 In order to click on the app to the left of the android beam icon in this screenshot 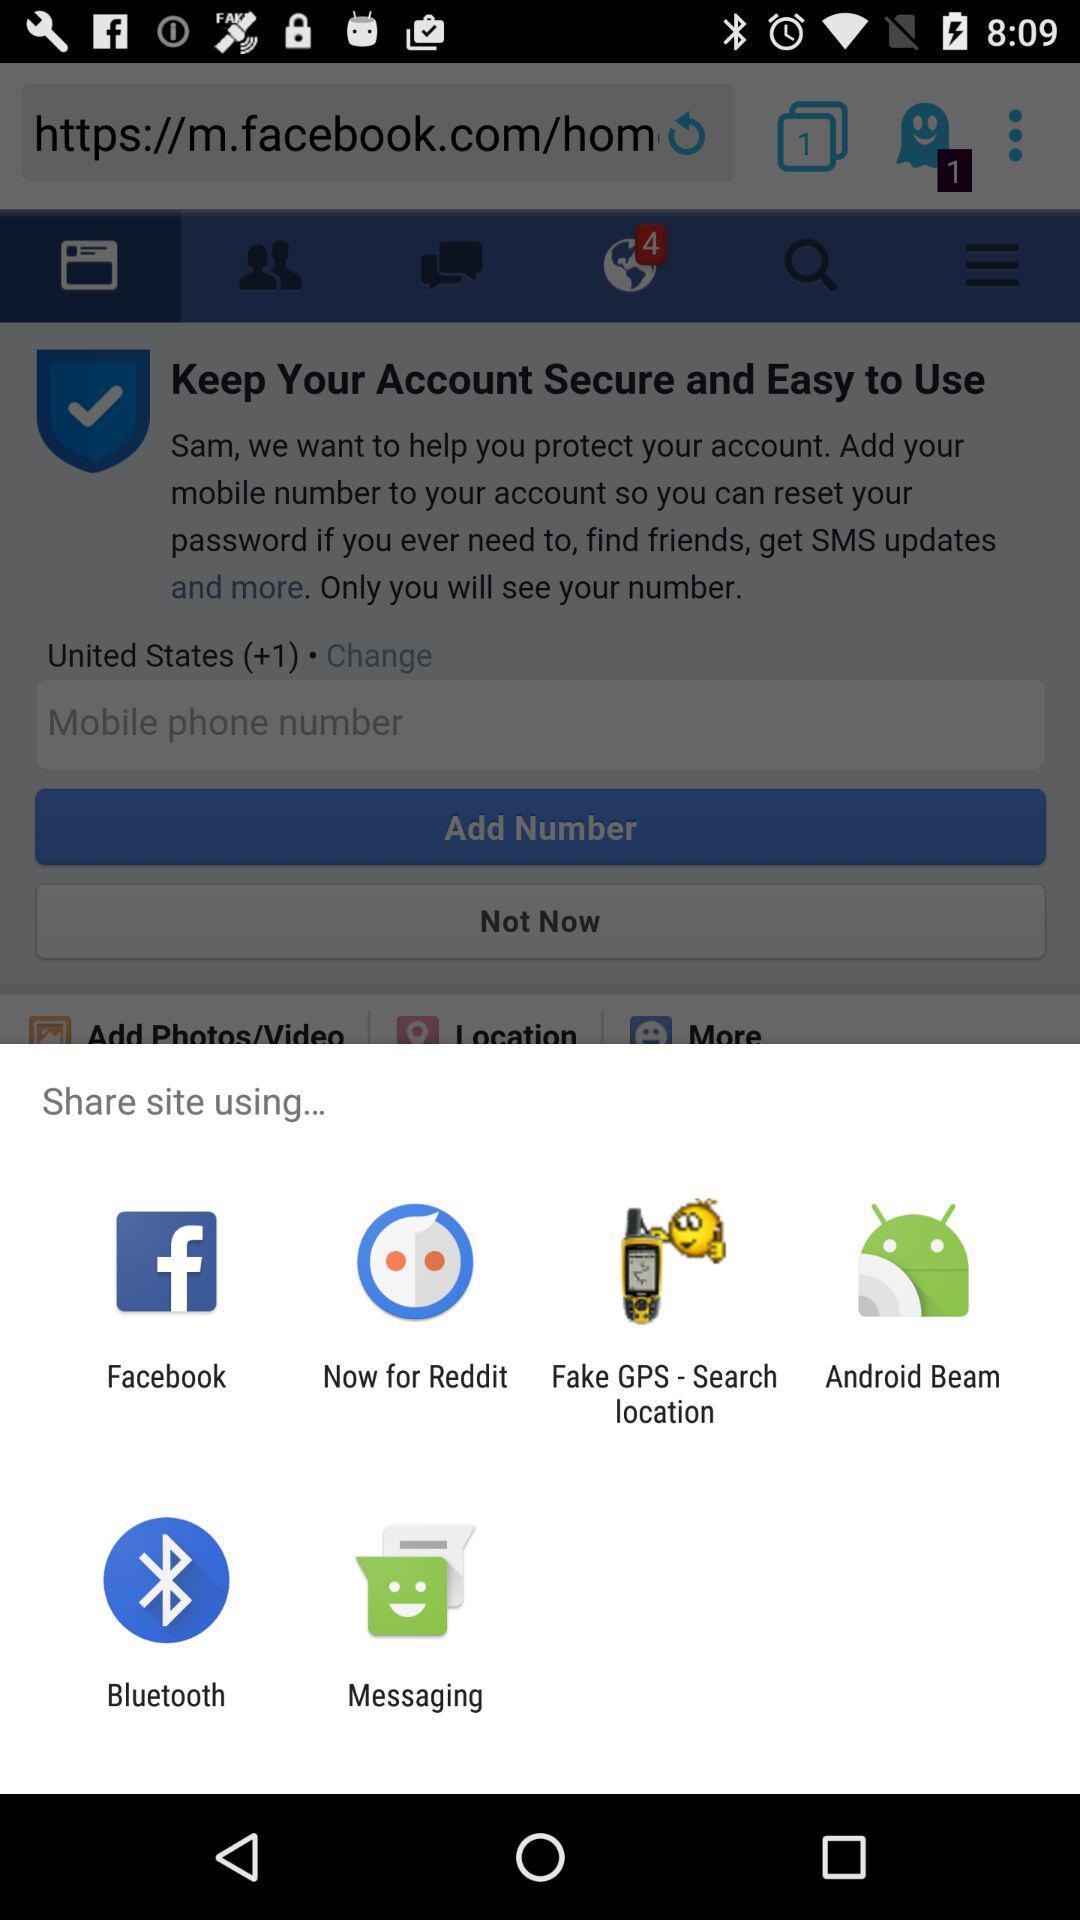, I will do `click(664, 1392)`.